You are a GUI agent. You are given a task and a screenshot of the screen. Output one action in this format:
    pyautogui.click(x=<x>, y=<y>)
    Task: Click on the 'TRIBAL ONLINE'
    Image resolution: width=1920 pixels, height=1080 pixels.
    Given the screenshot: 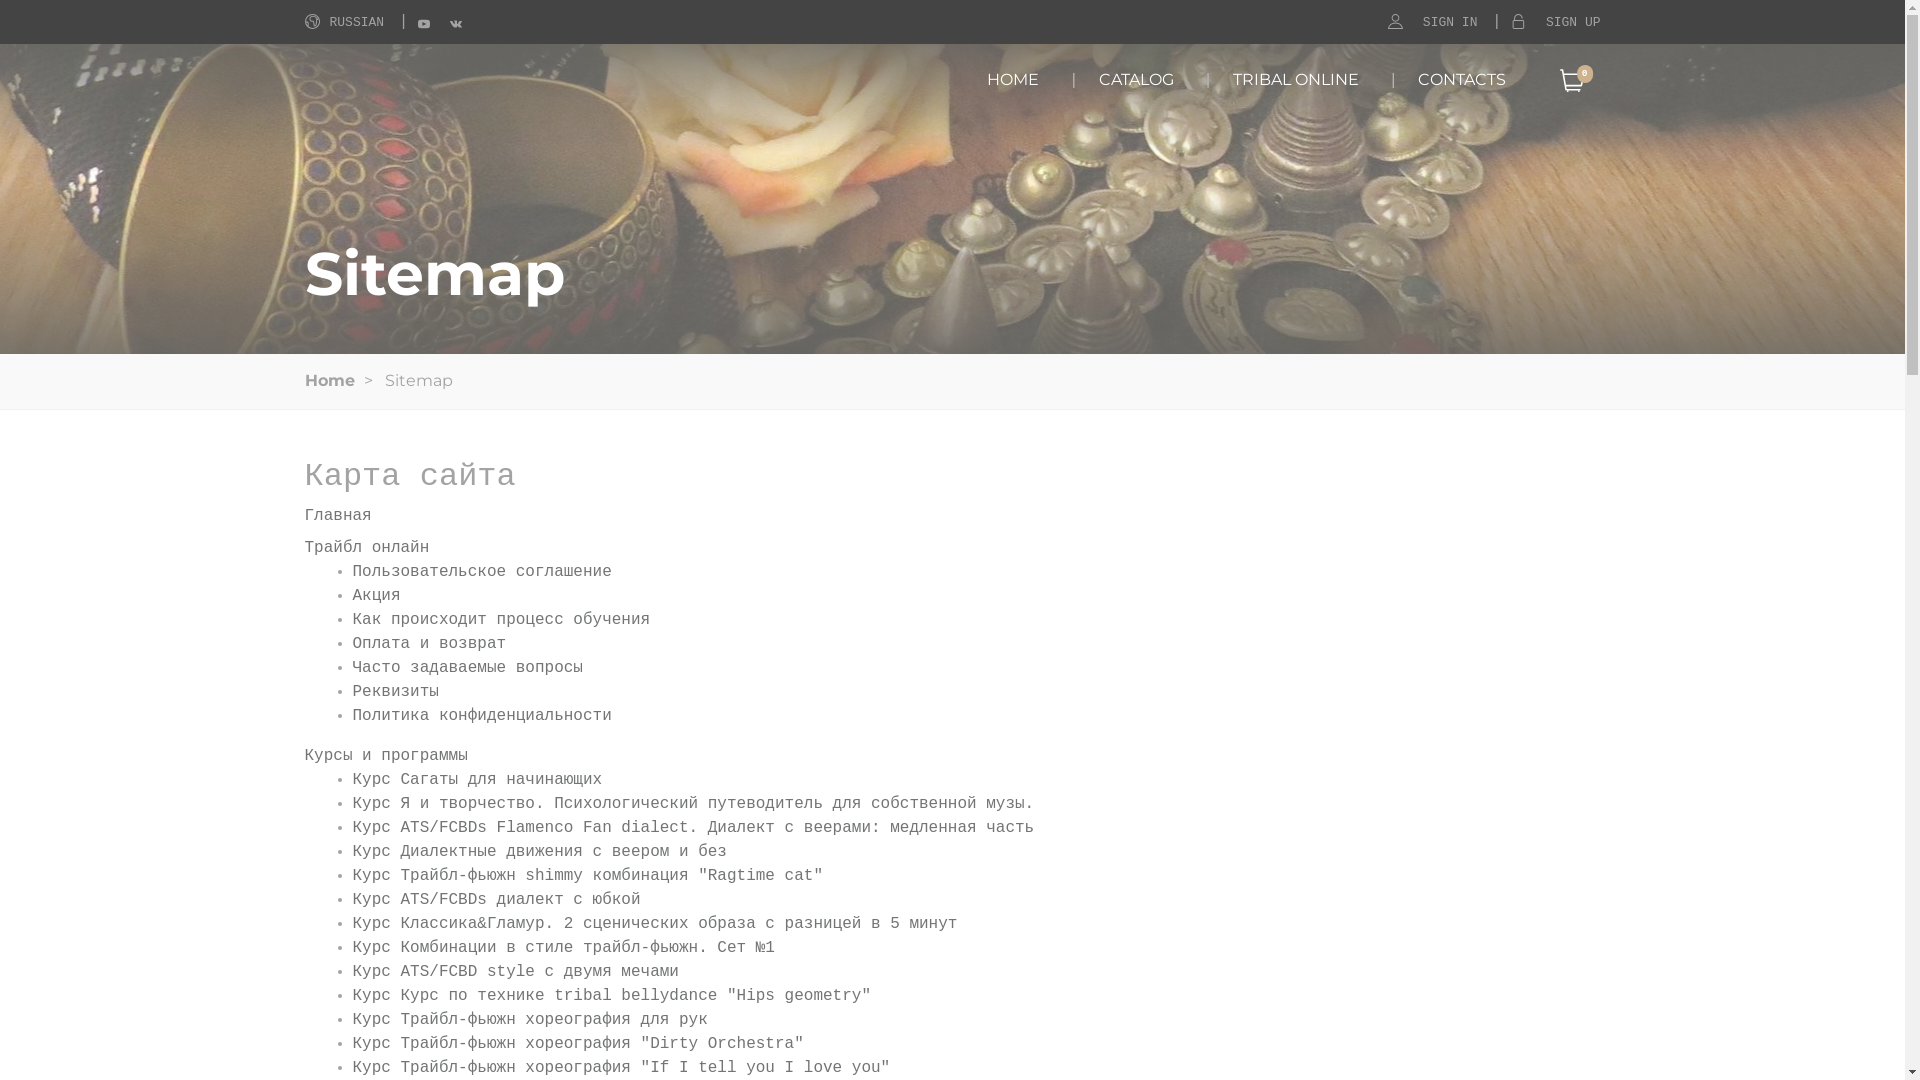 What is the action you would take?
    pyautogui.click(x=1296, y=78)
    